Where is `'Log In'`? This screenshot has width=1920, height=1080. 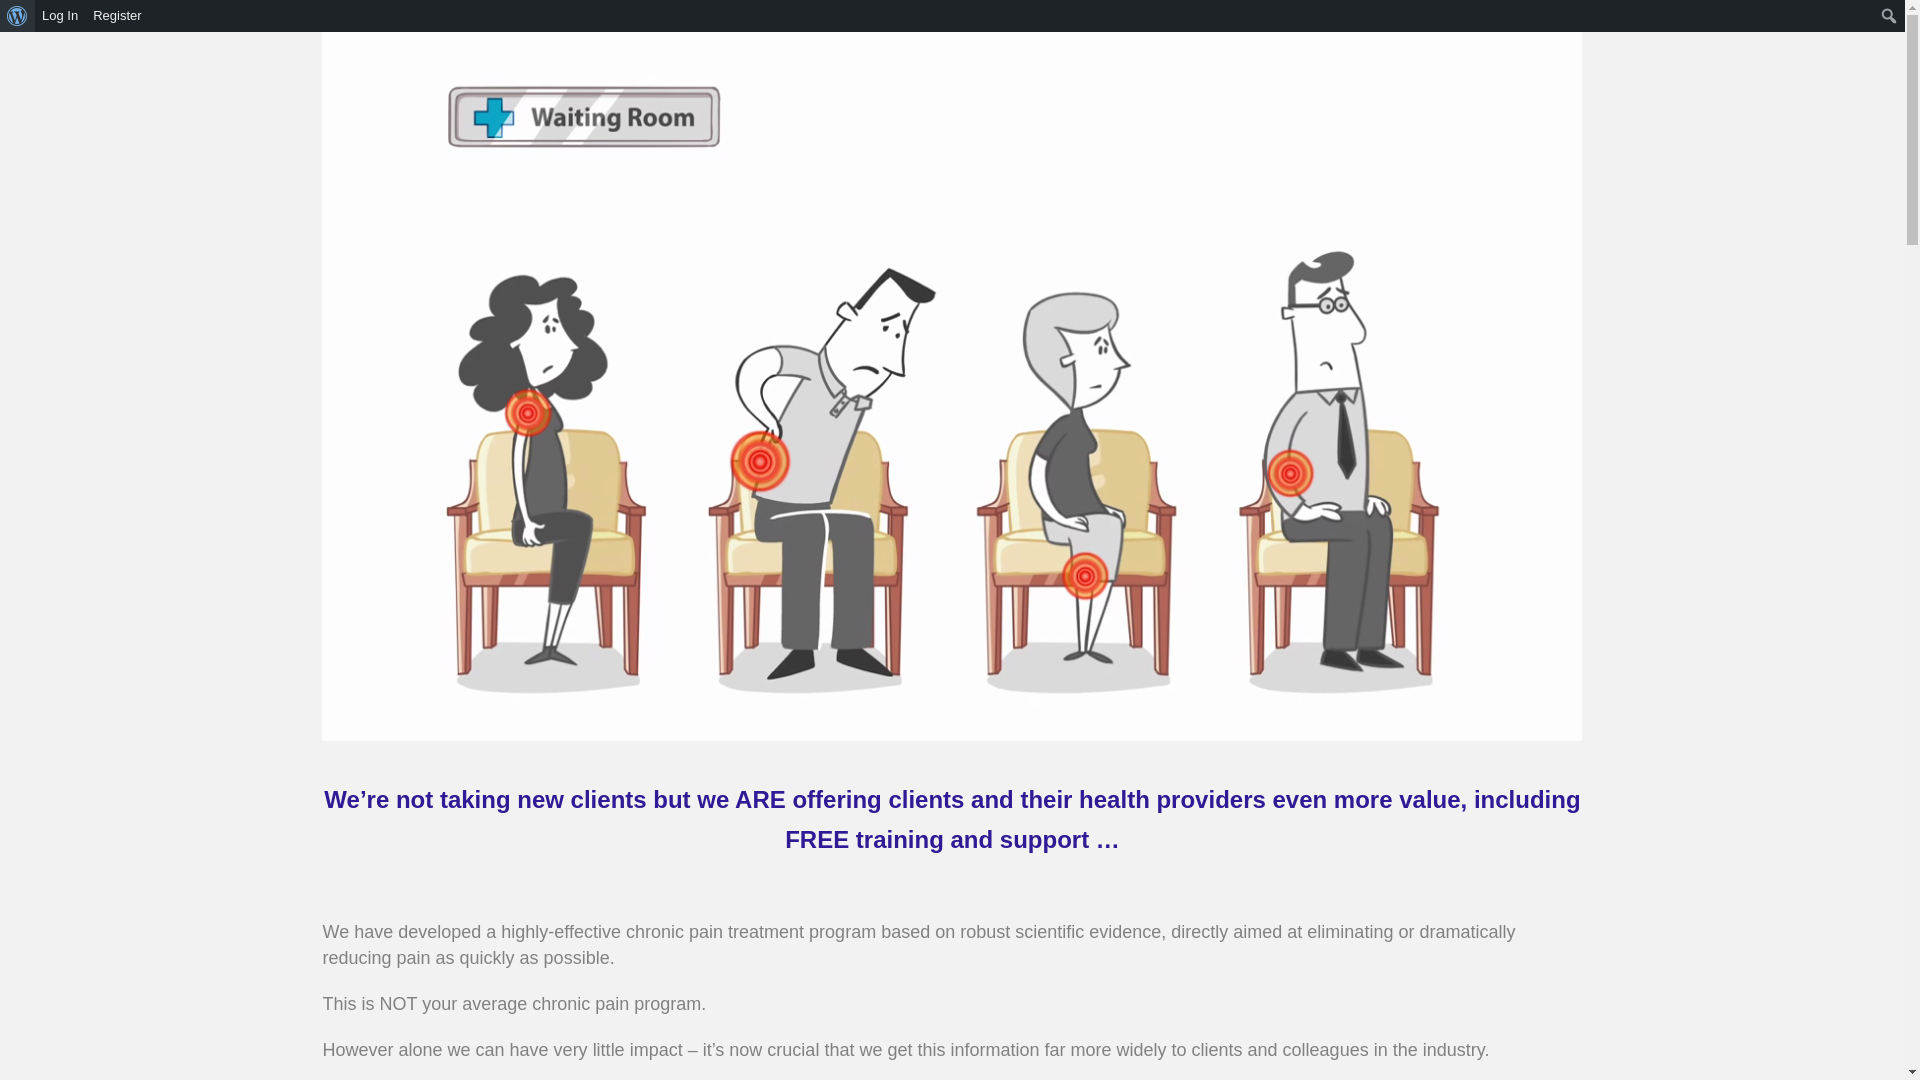
'Log In' is located at coordinates (34, 15).